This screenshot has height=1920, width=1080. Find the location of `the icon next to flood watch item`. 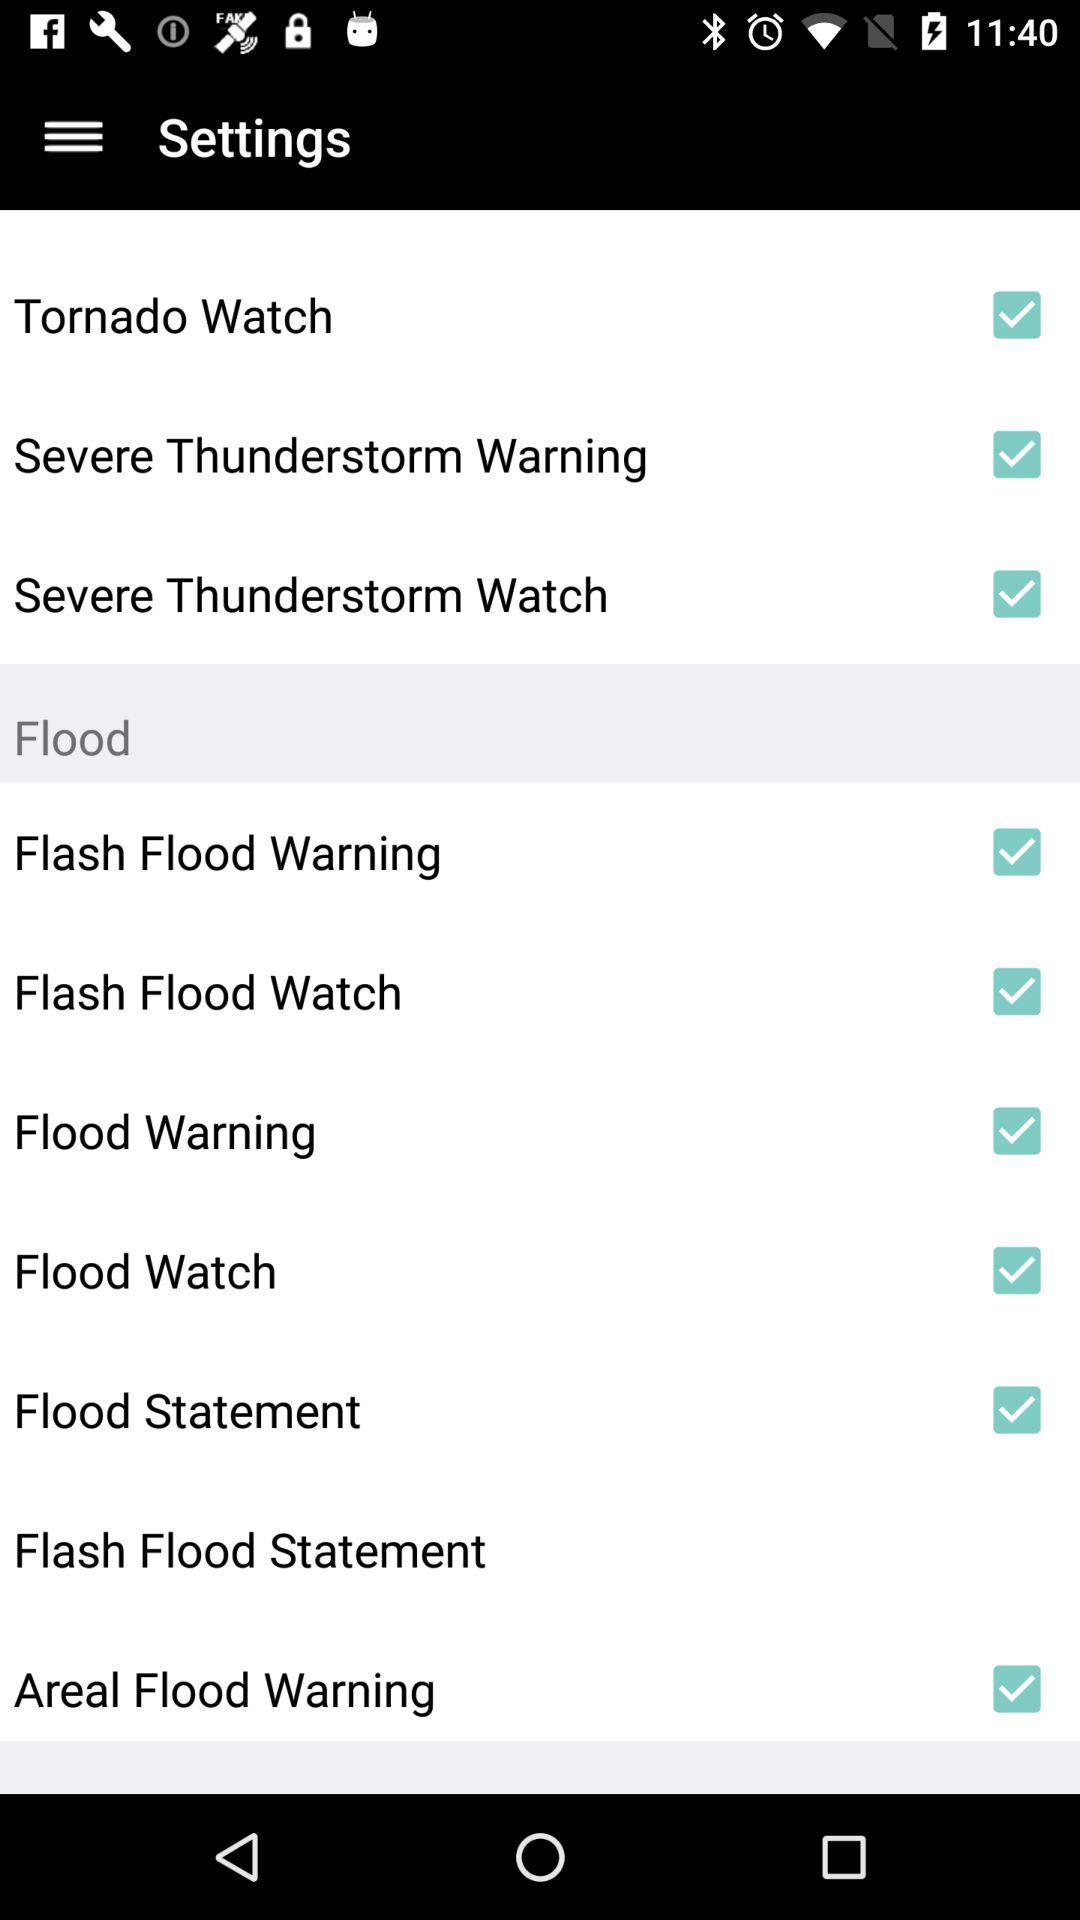

the icon next to flood watch item is located at coordinates (1017, 1269).